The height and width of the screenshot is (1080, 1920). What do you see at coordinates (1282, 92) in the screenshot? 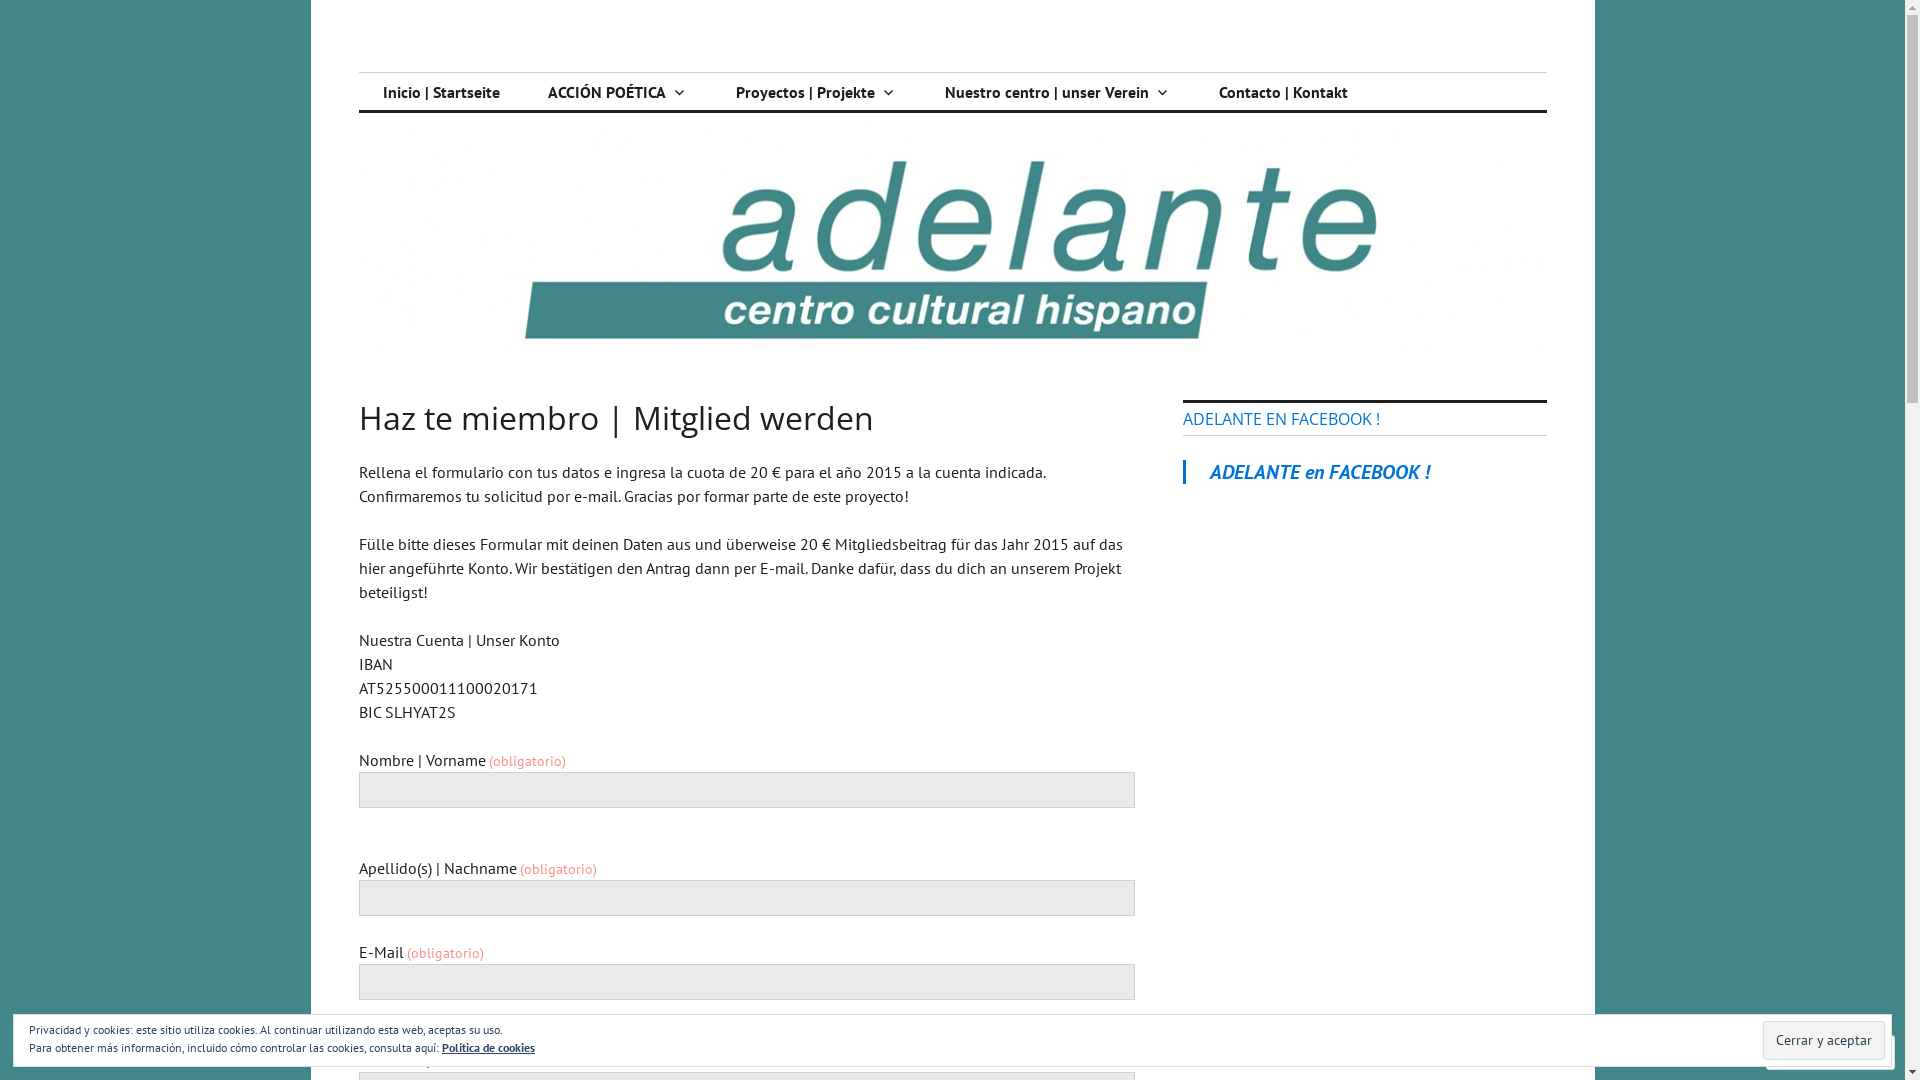
I see `'Contacto | Kontakt'` at bounding box center [1282, 92].